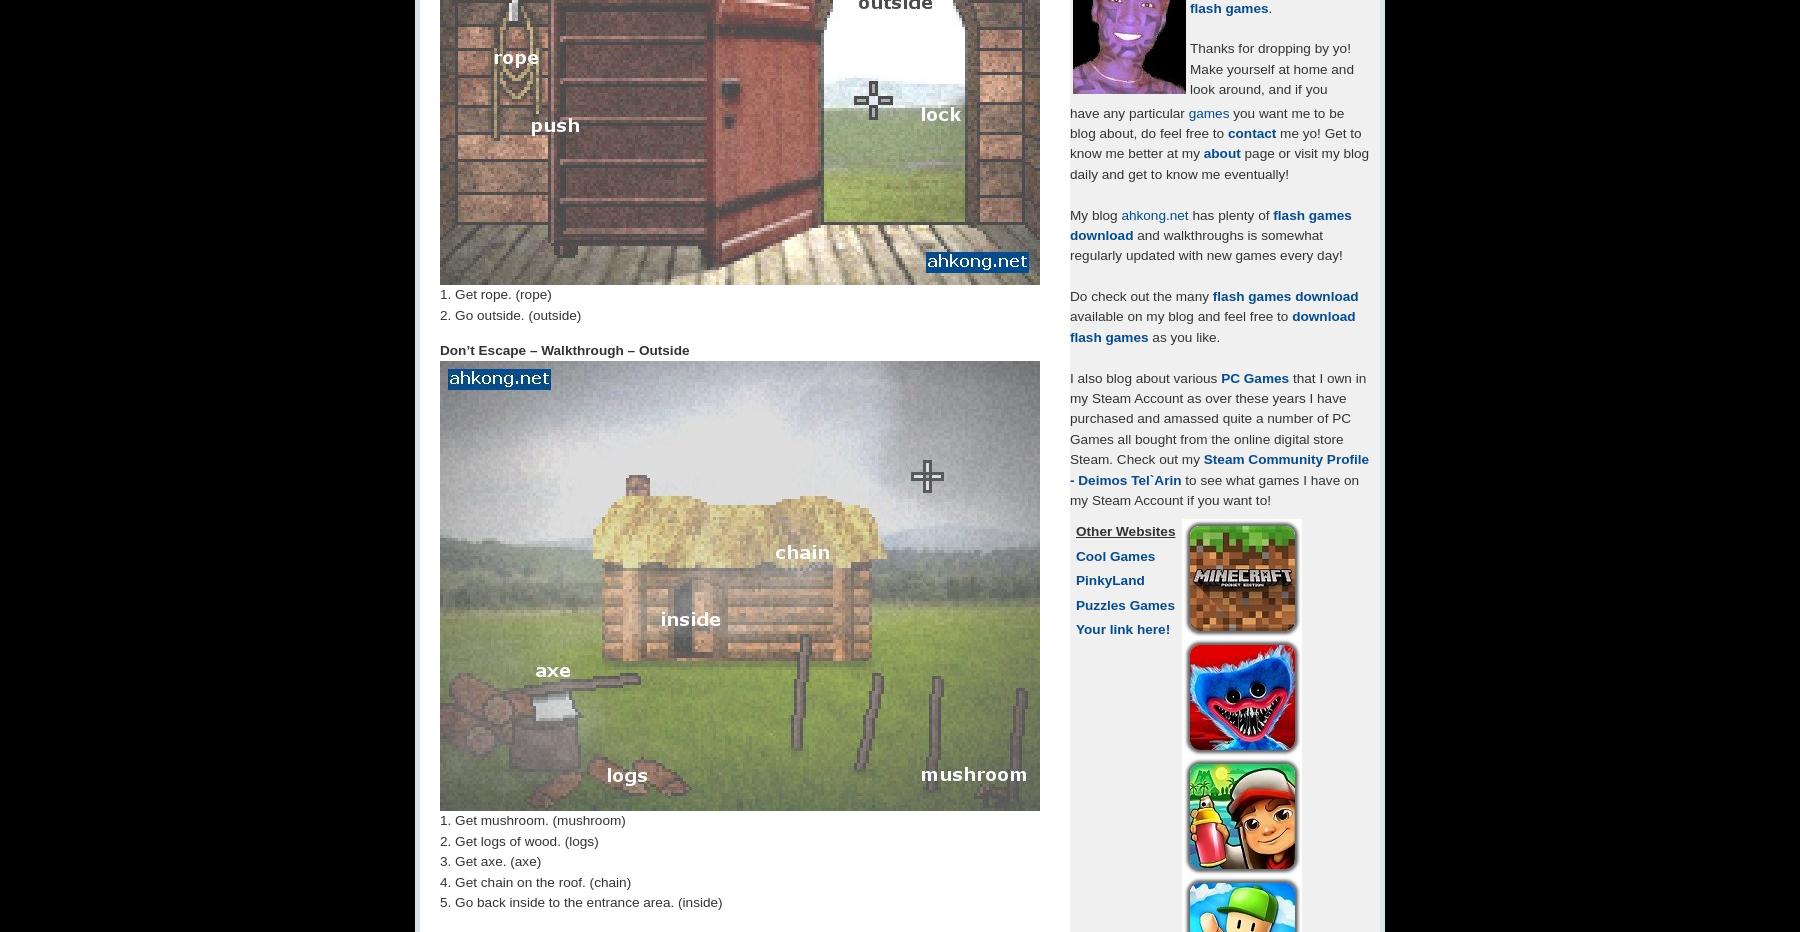  Describe the element at coordinates (1144, 376) in the screenshot. I see `'I also blog about various'` at that location.